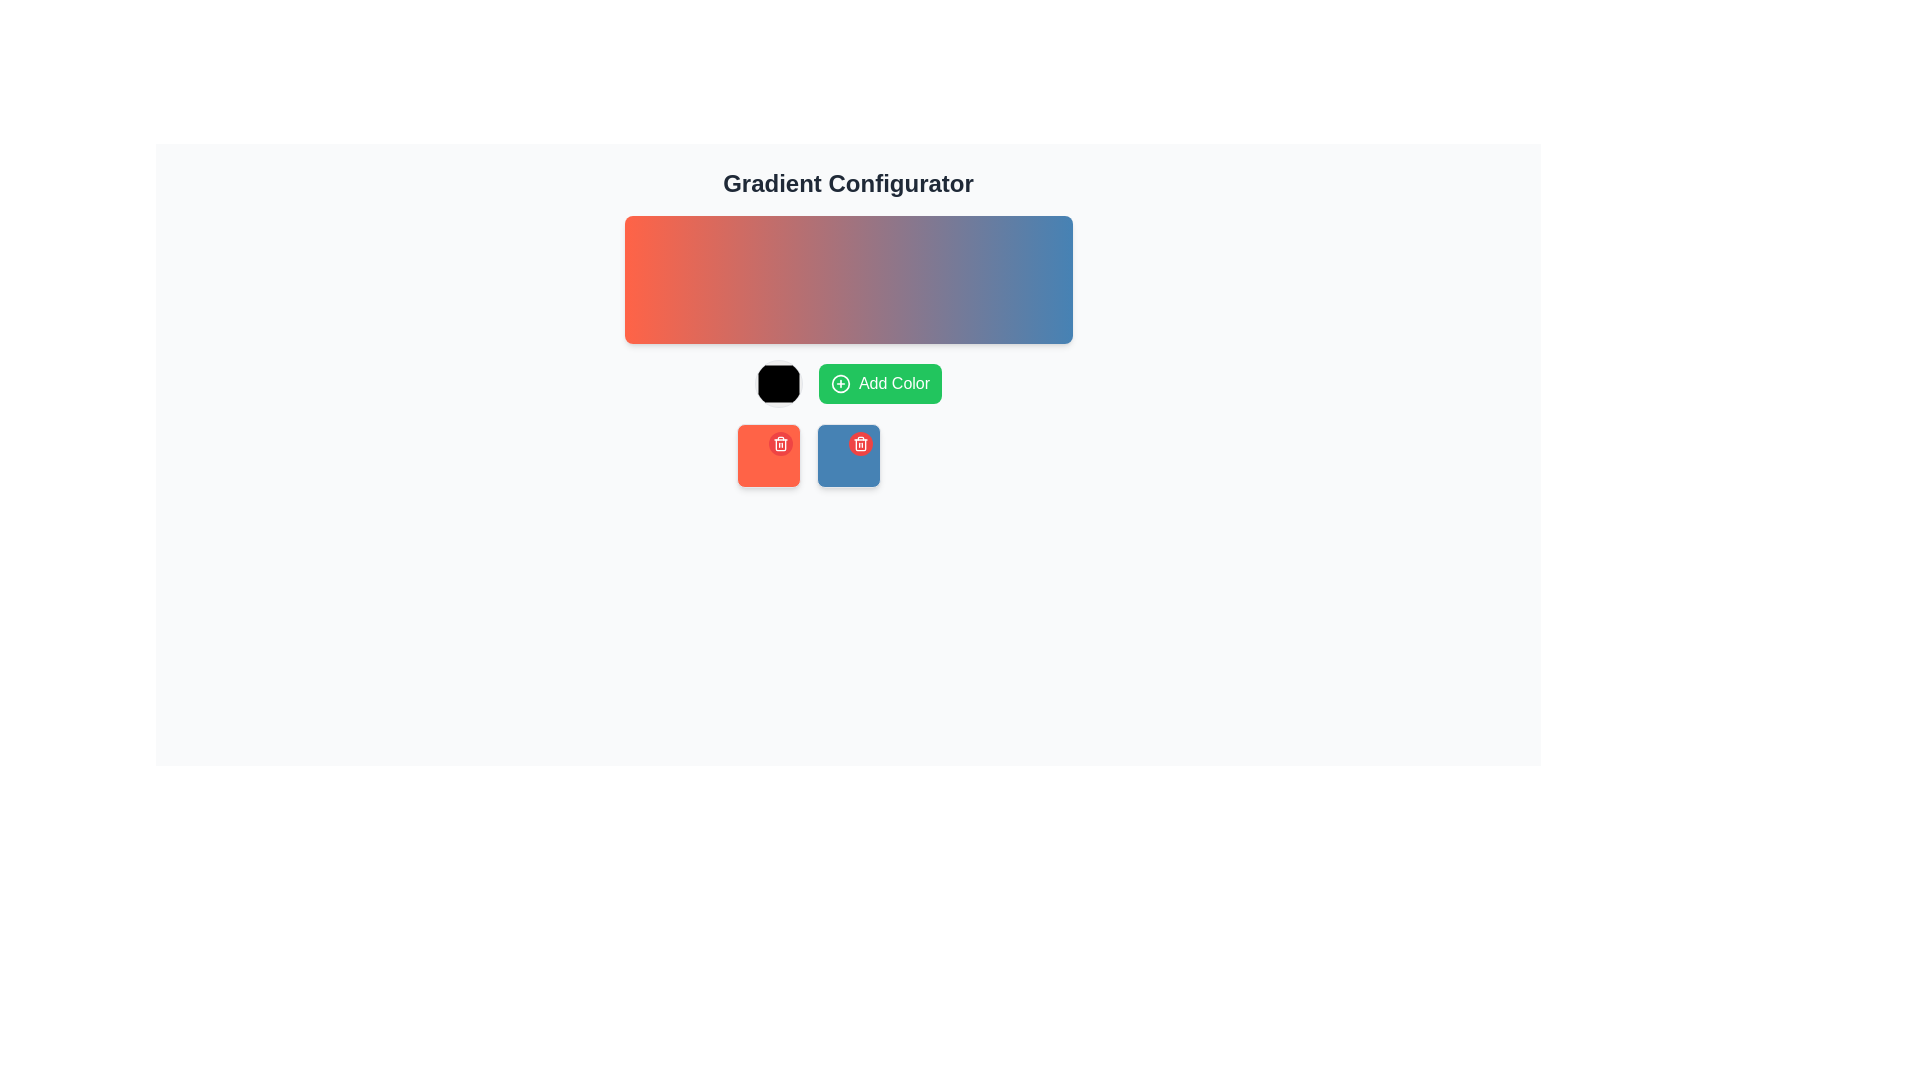  What do you see at coordinates (848, 455) in the screenshot?
I see `the blue Color/Swatch widget with a delete action located in the second column of the 3-column grid` at bounding box center [848, 455].